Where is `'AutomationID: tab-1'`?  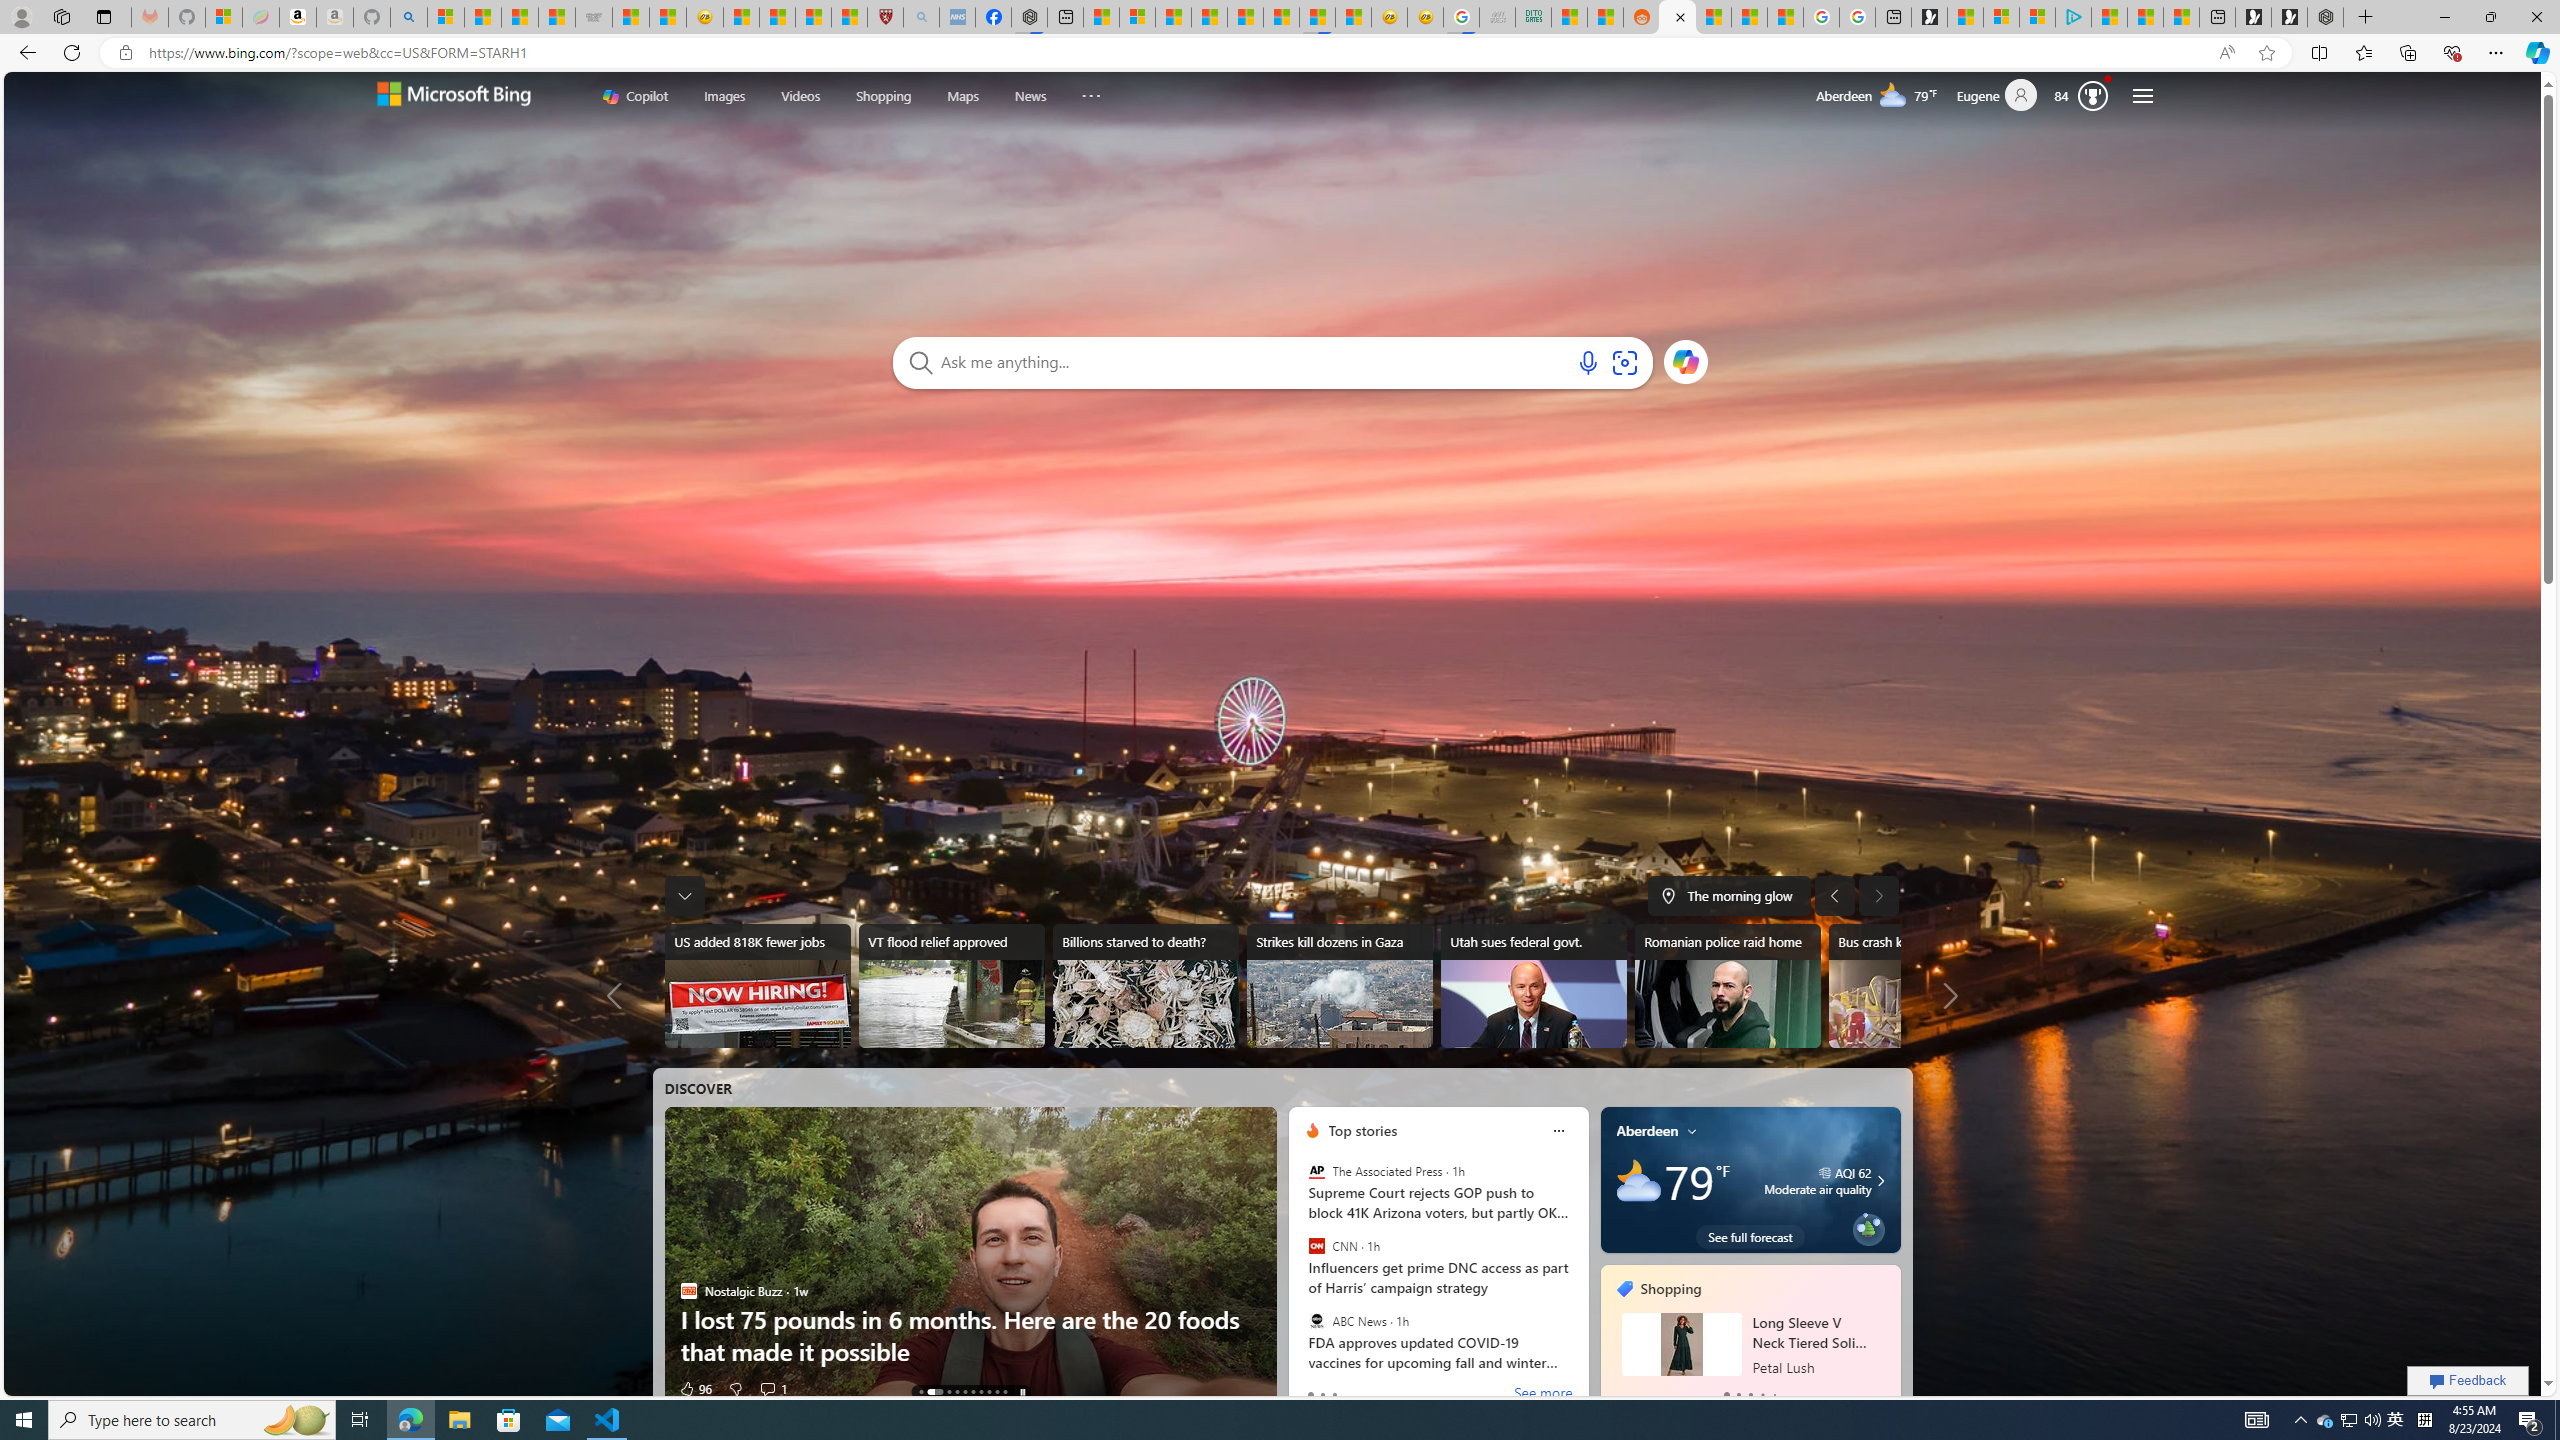 'AutomationID: tab-1' is located at coordinates (933, 1391).